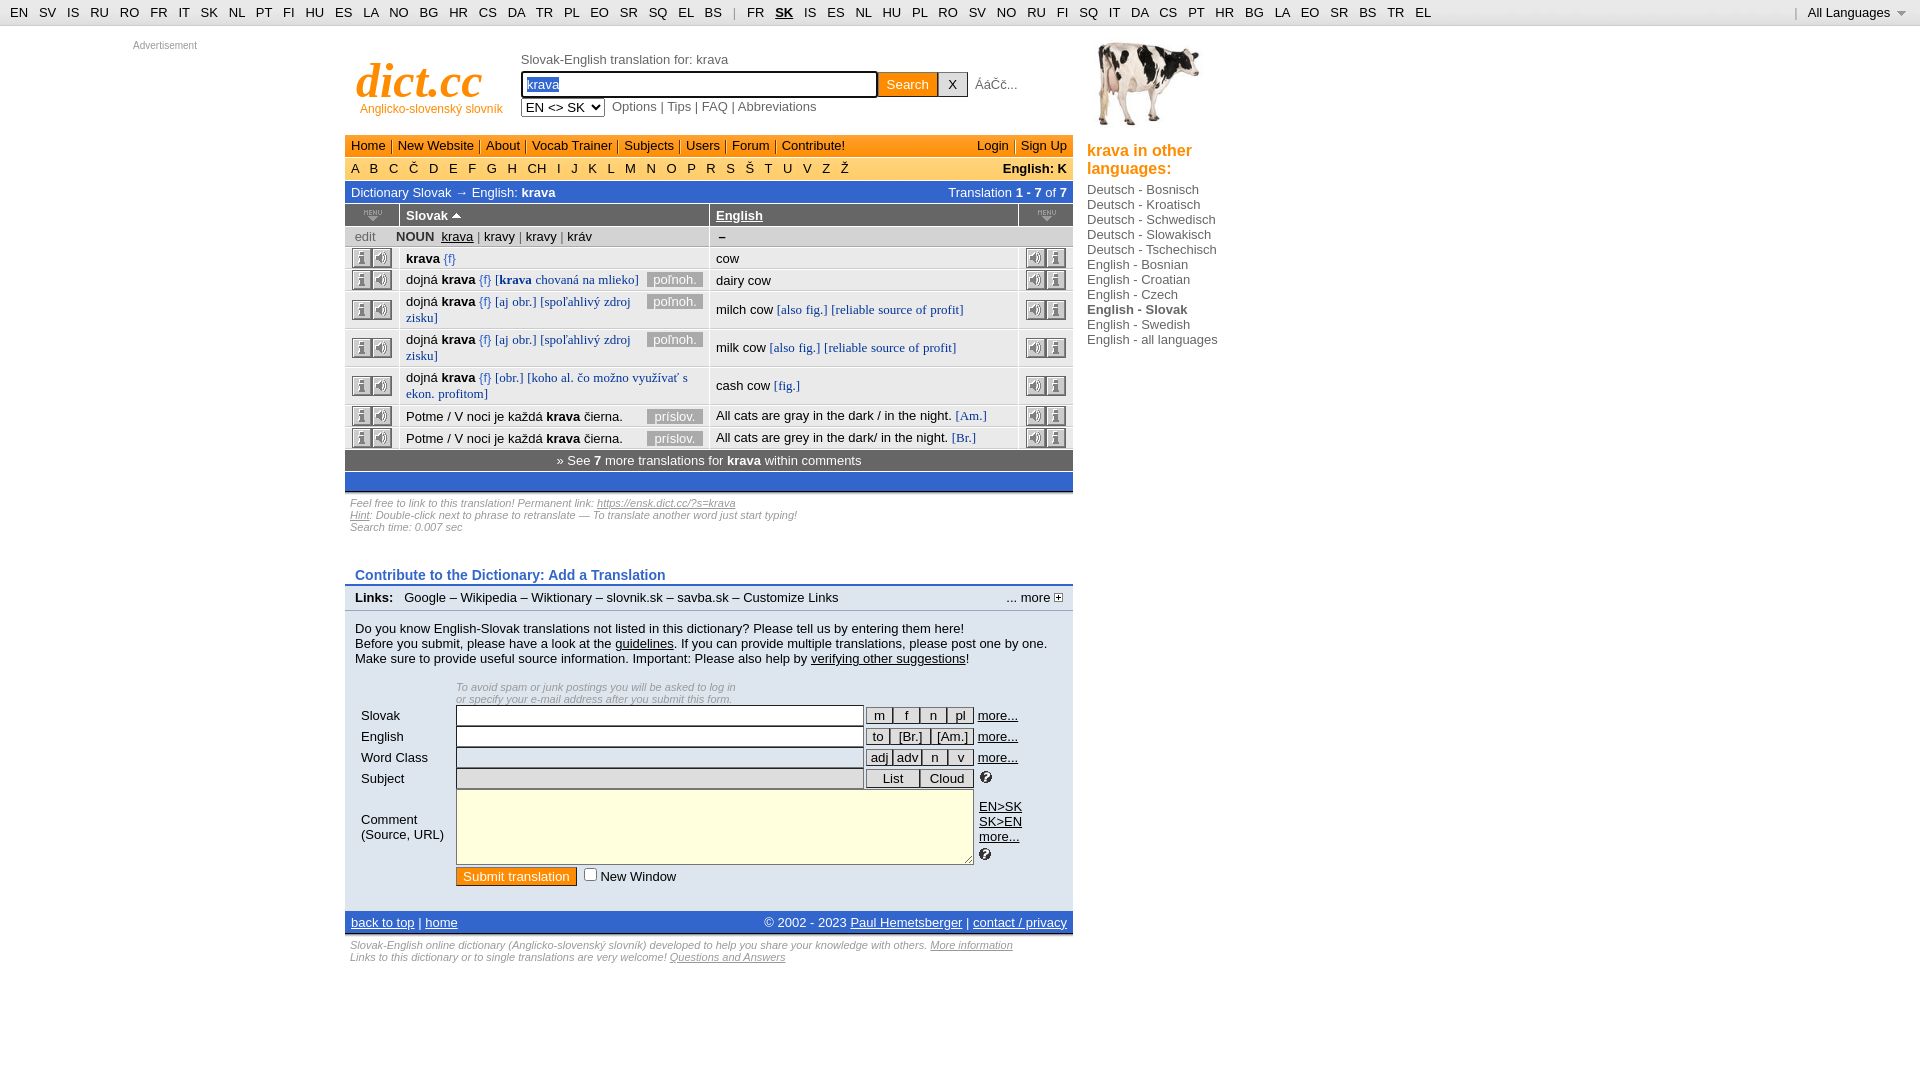  Describe the element at coordinates (648, 144) in the screenshot. I see `'Subjects'` at that location.